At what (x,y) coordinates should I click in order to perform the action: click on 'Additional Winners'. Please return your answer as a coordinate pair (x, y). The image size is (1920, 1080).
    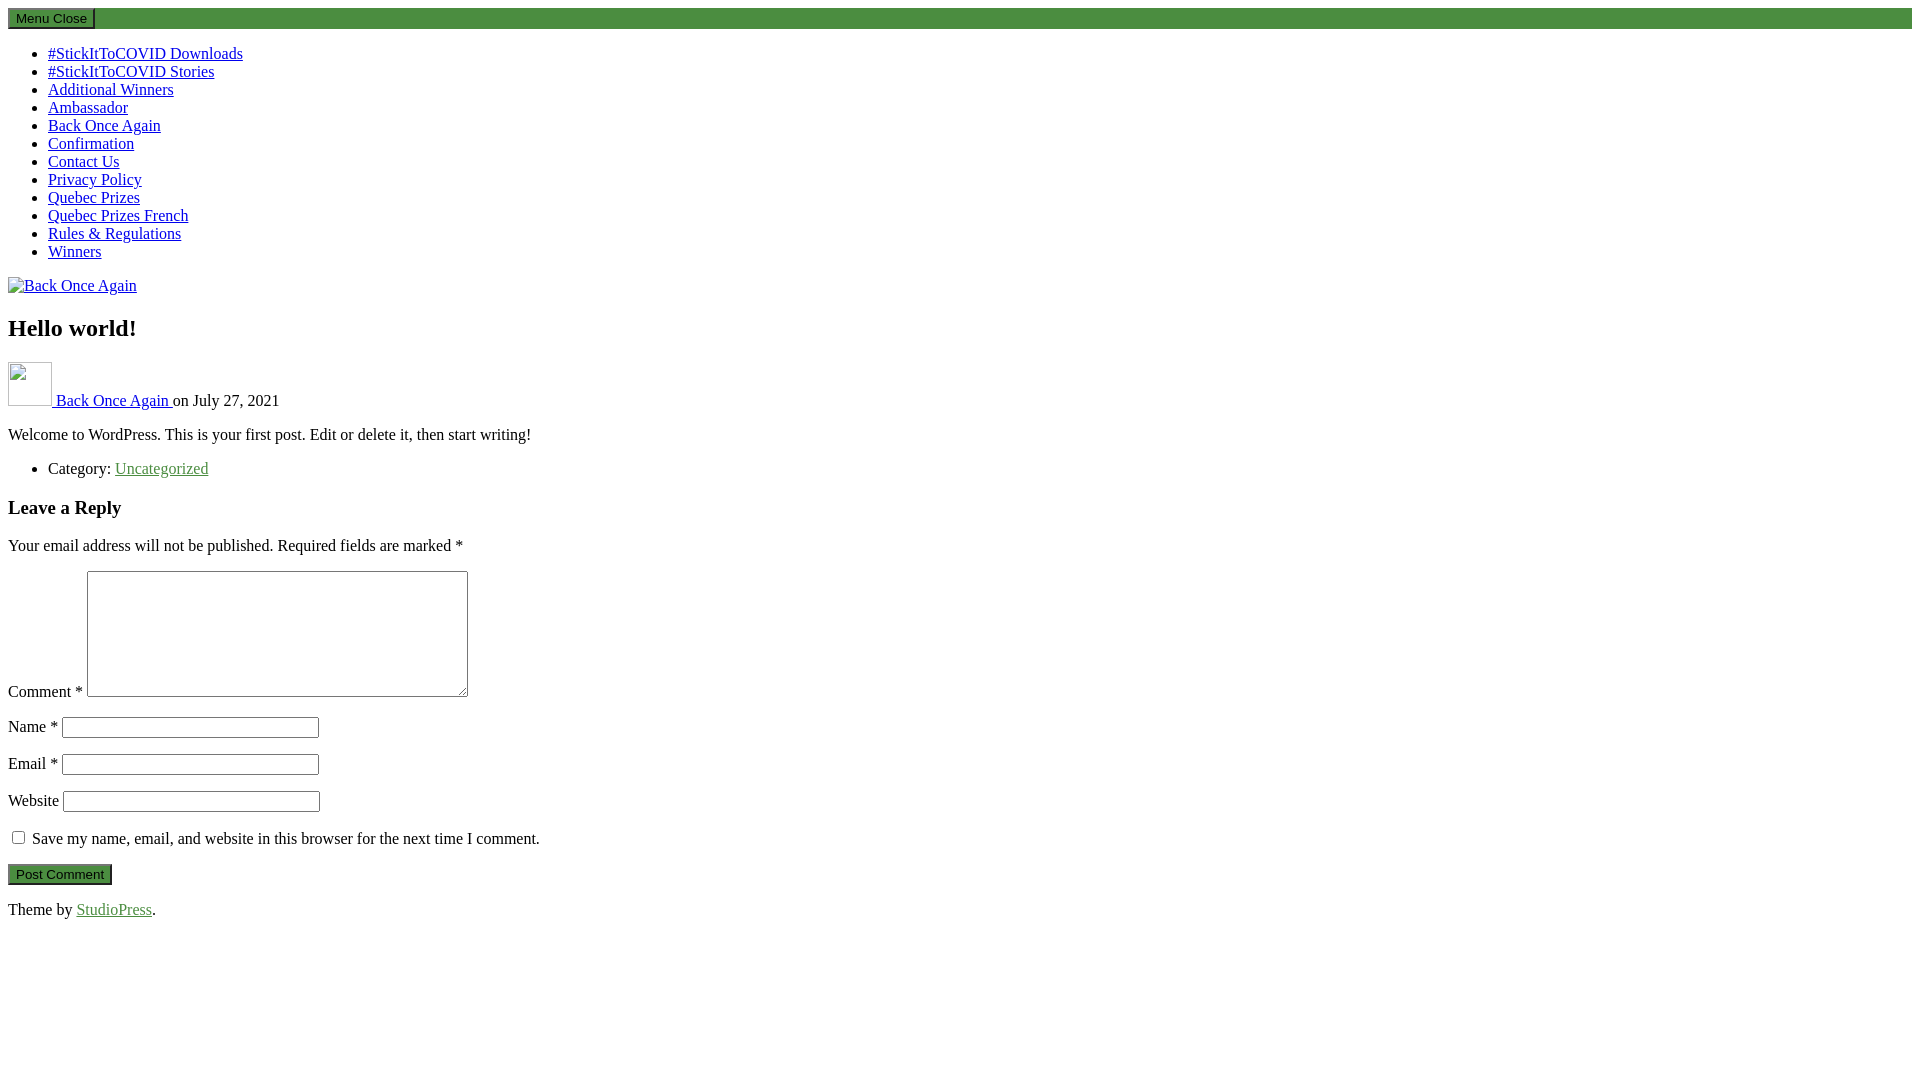
    Looking at the image, I should click on (109, 88).